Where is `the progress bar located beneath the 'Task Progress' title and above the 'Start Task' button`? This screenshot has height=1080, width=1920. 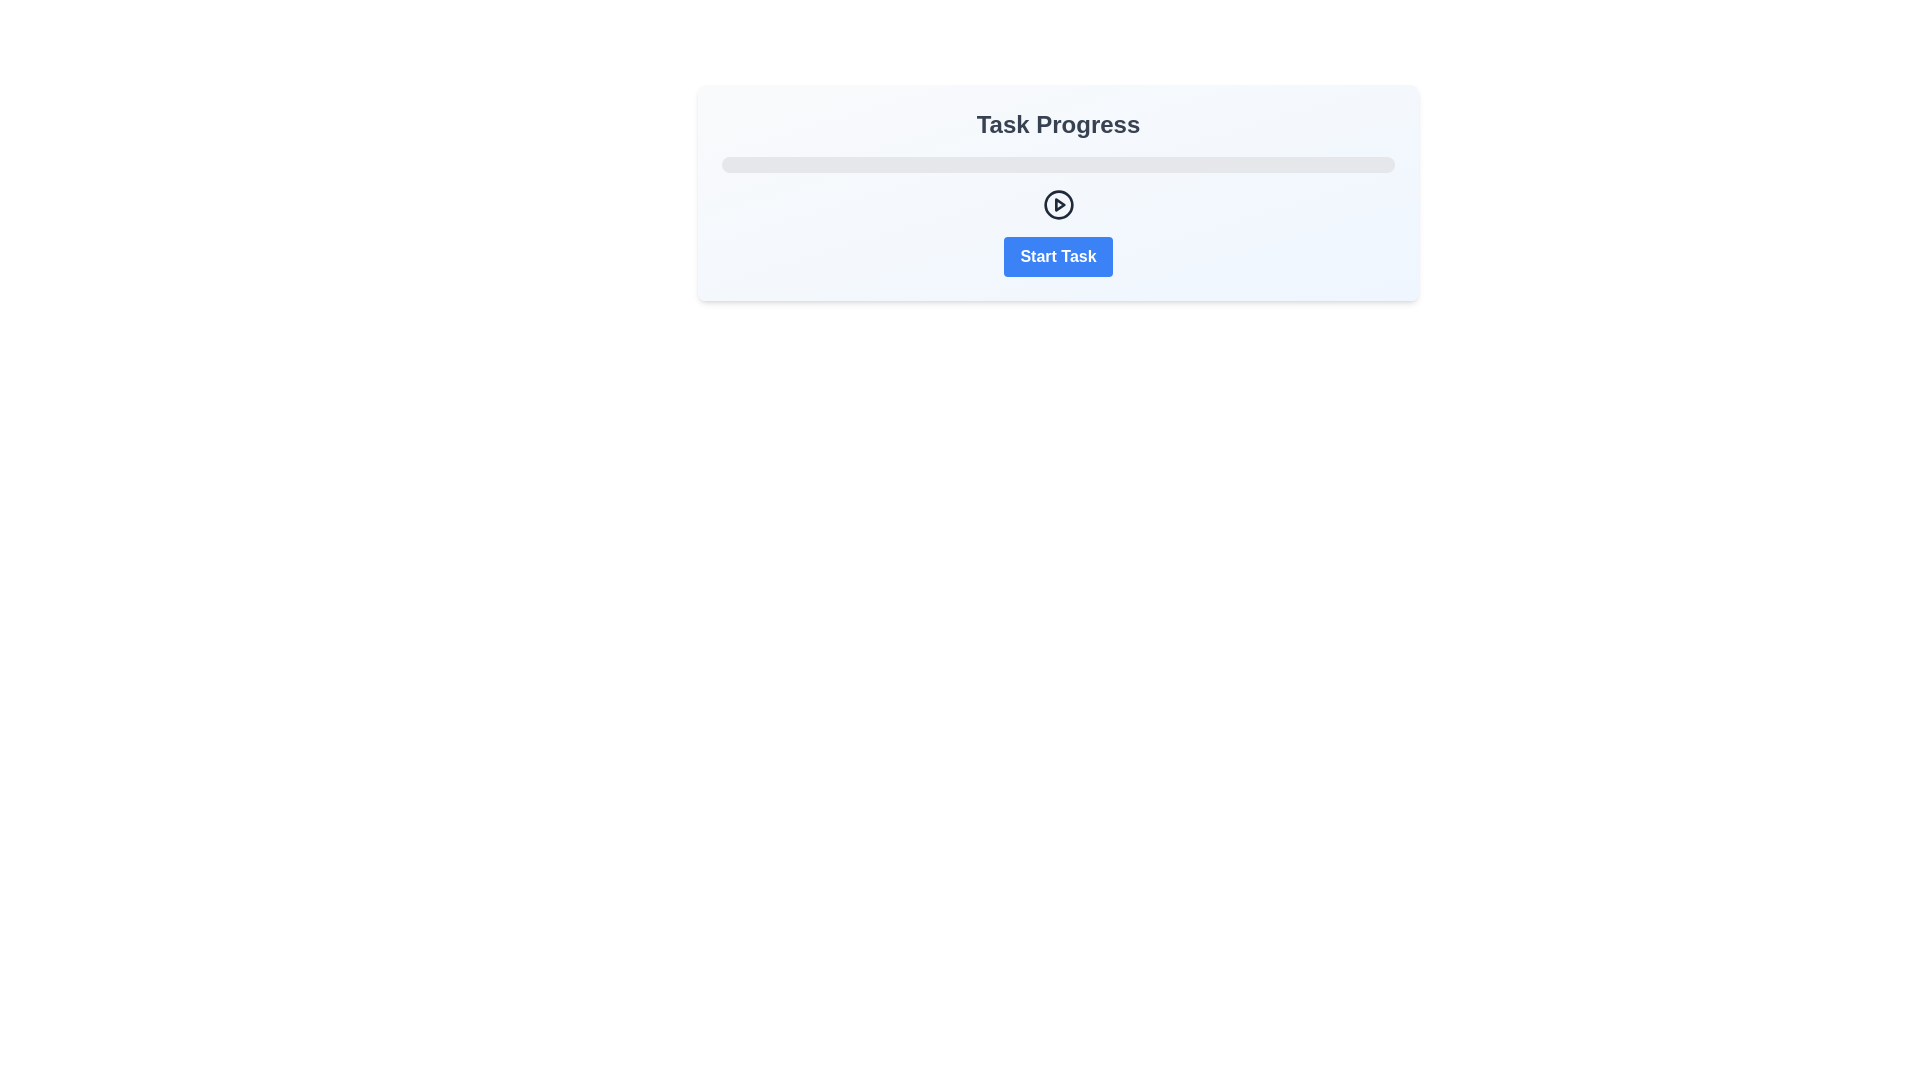
the progress bar located beneath the 'Task Progress' title and above the 'Start Task' button is located at coordinates (1057, 164).